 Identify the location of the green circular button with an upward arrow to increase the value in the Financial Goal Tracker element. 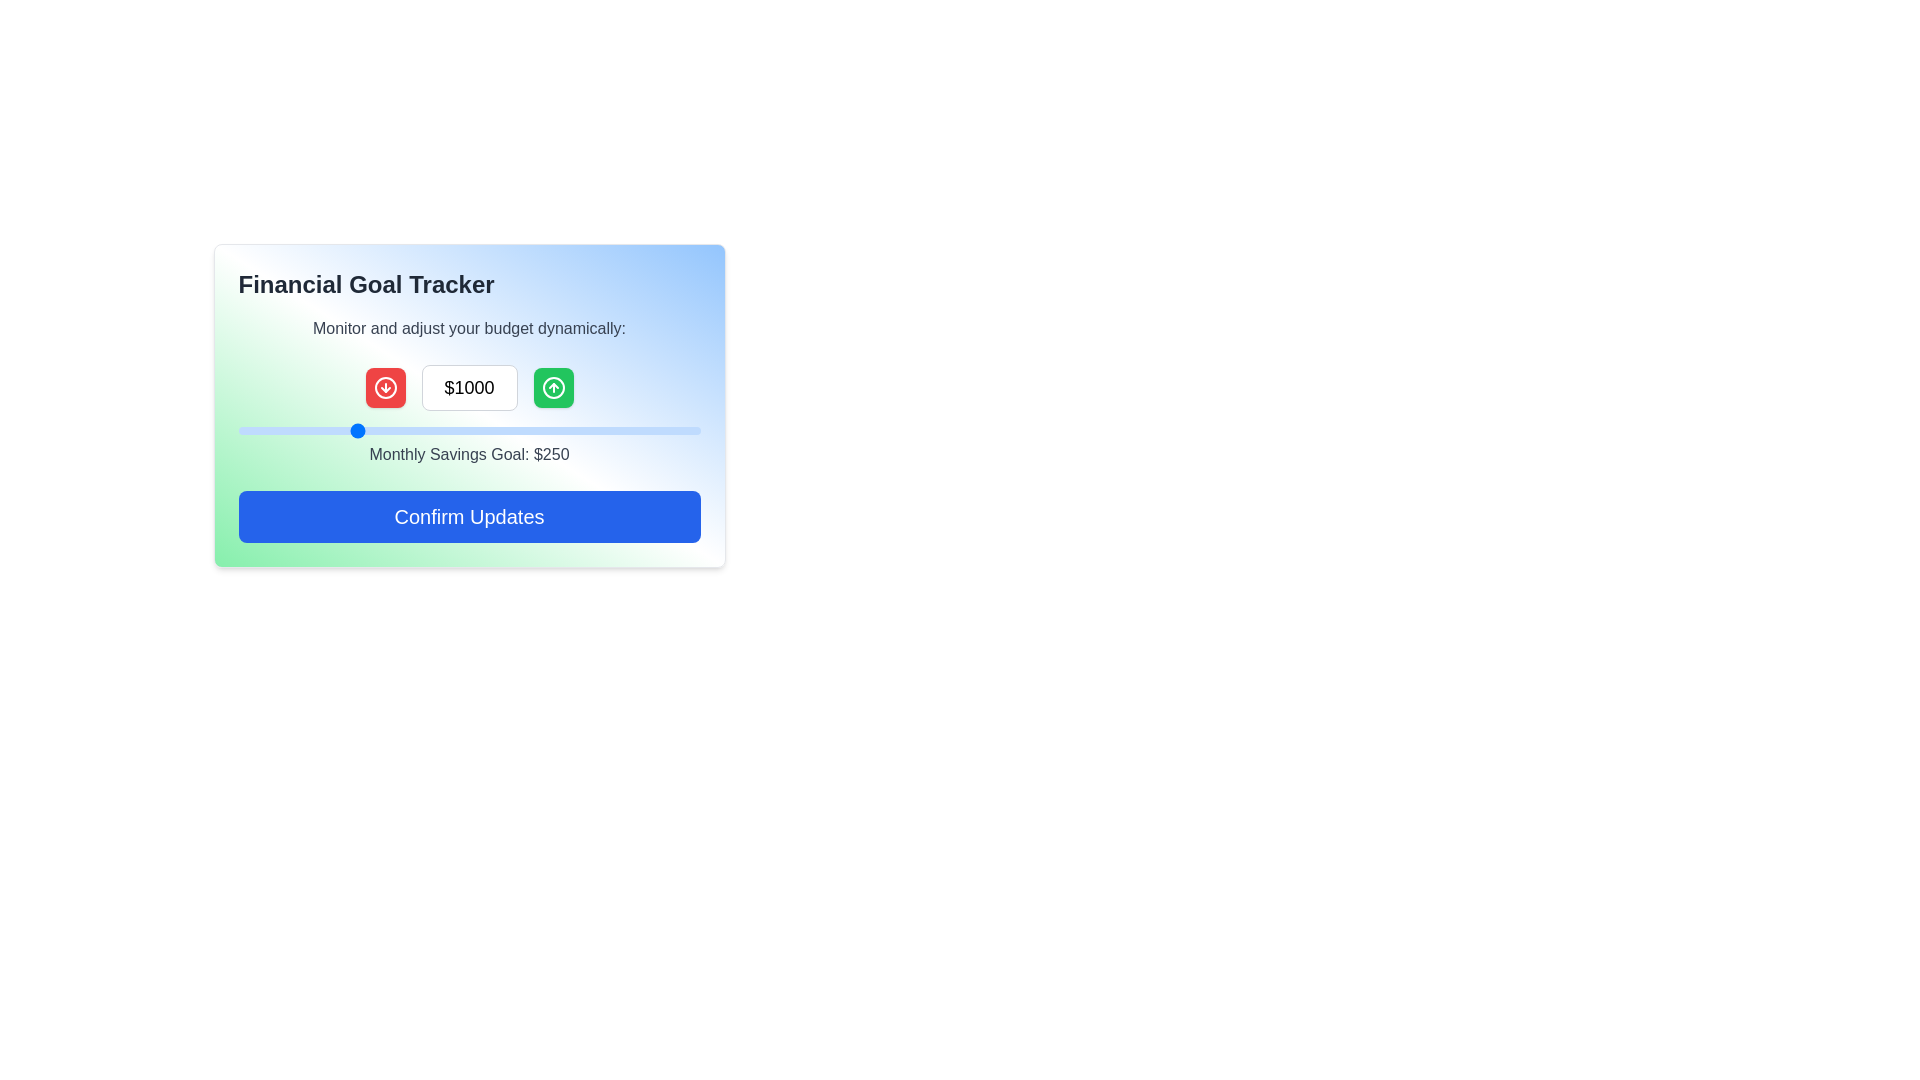
(468, 388).